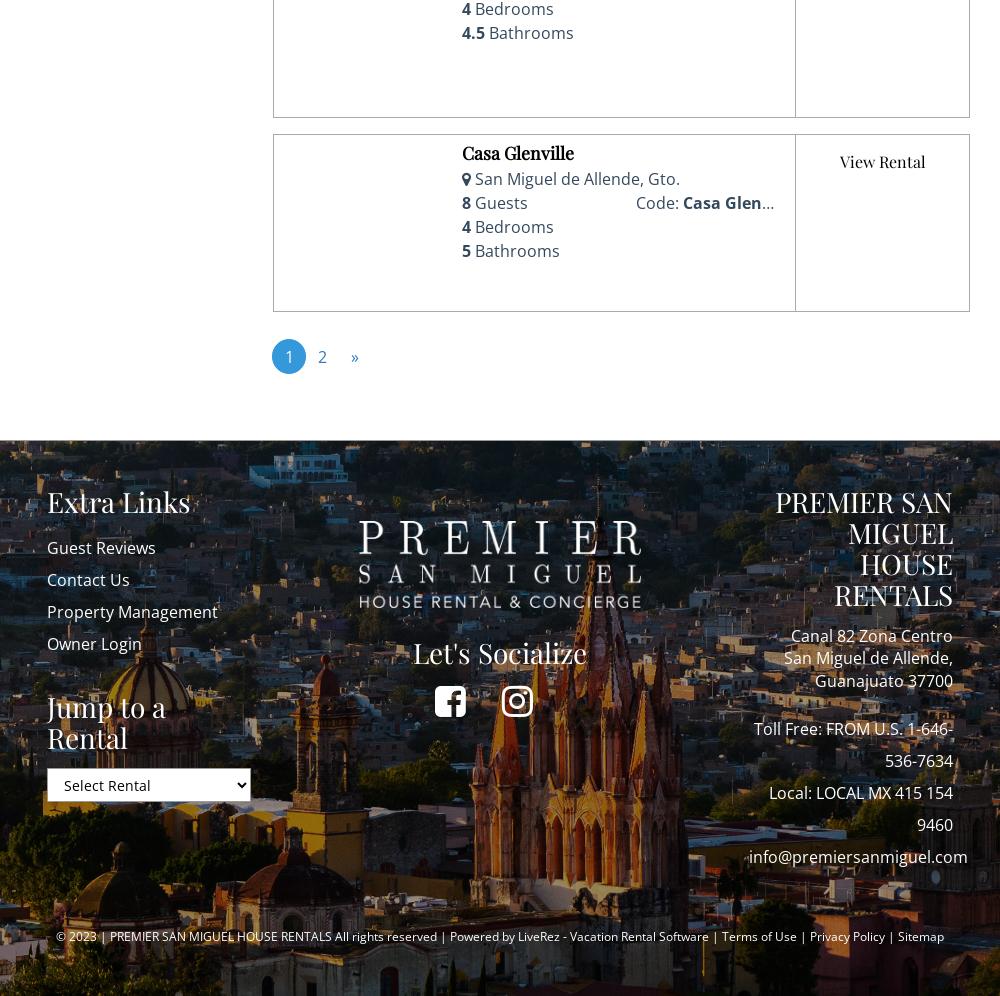  What do you see at coordinates (657, 202) in the screenshot?
I see `'Code:'` at bounding box center [657, 202].